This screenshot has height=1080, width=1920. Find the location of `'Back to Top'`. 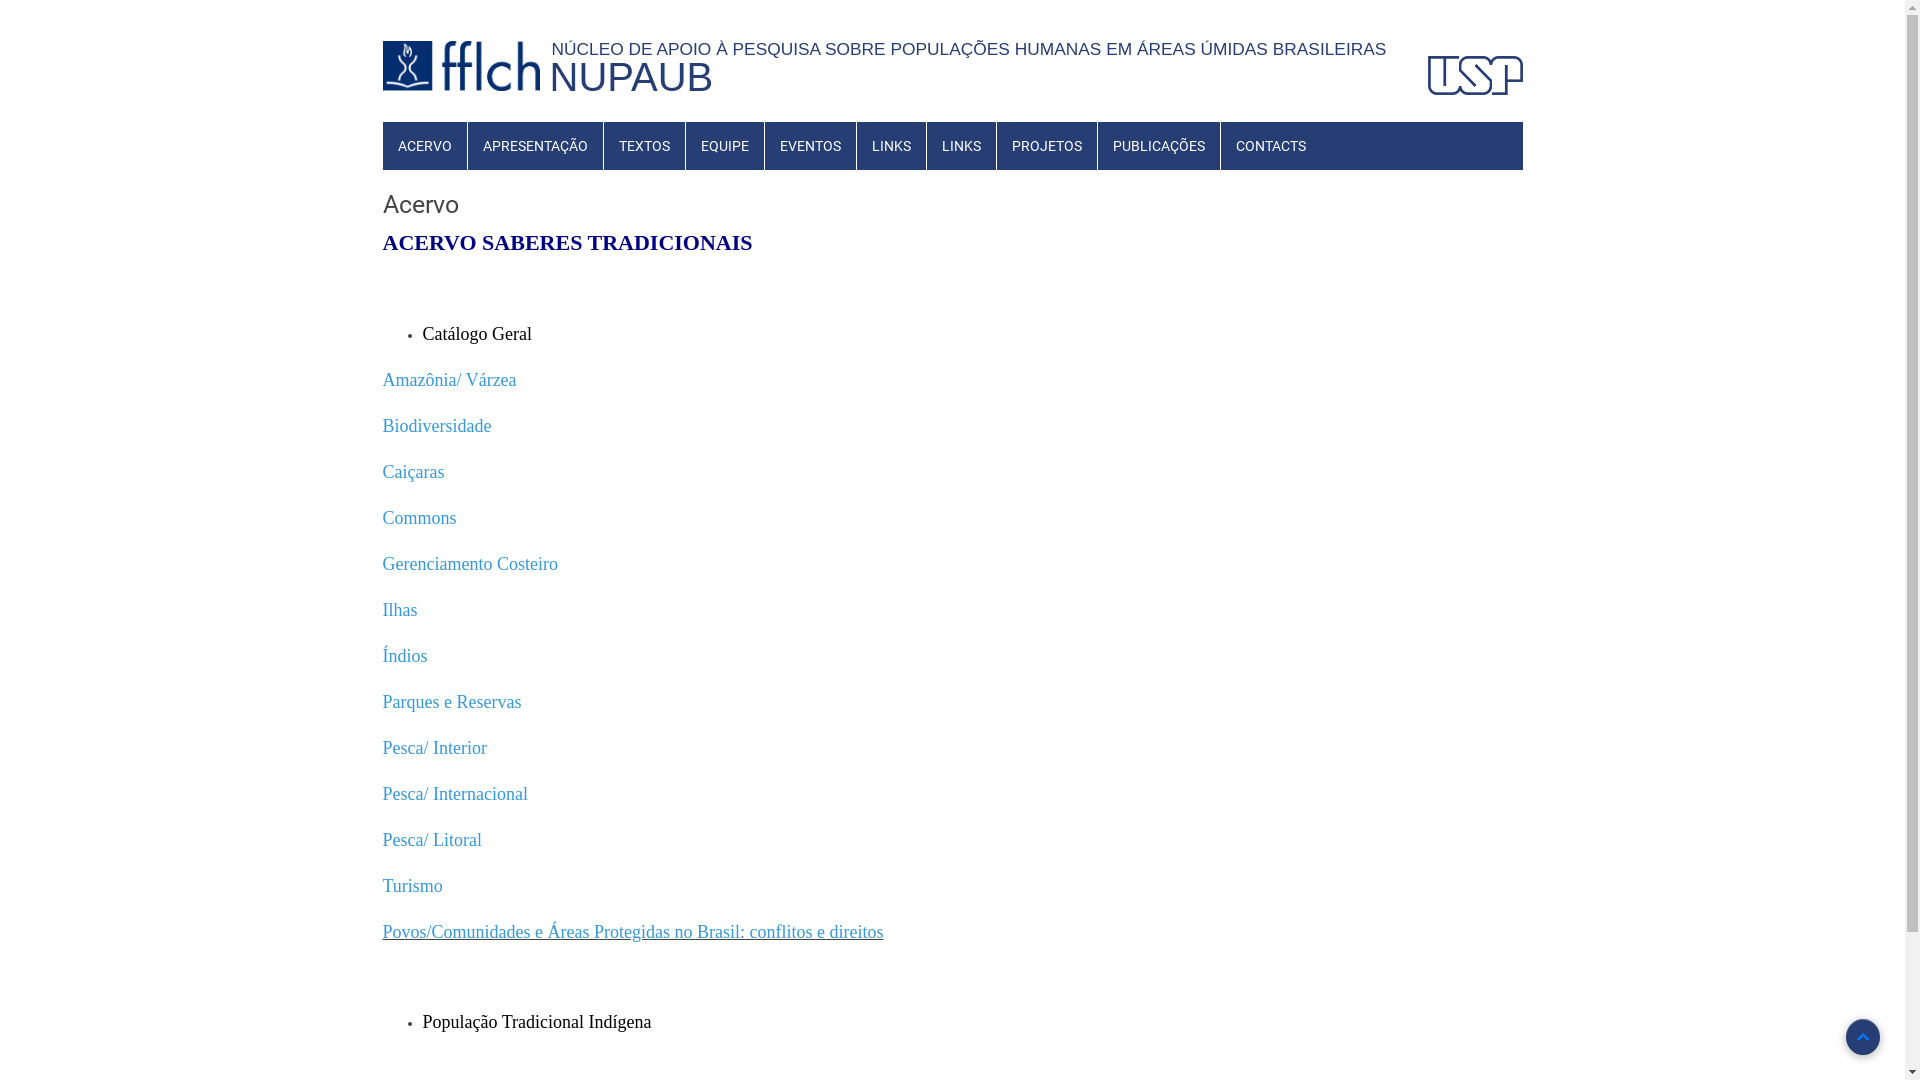

'Back to Top' is located at coordinates (1861, 1036).